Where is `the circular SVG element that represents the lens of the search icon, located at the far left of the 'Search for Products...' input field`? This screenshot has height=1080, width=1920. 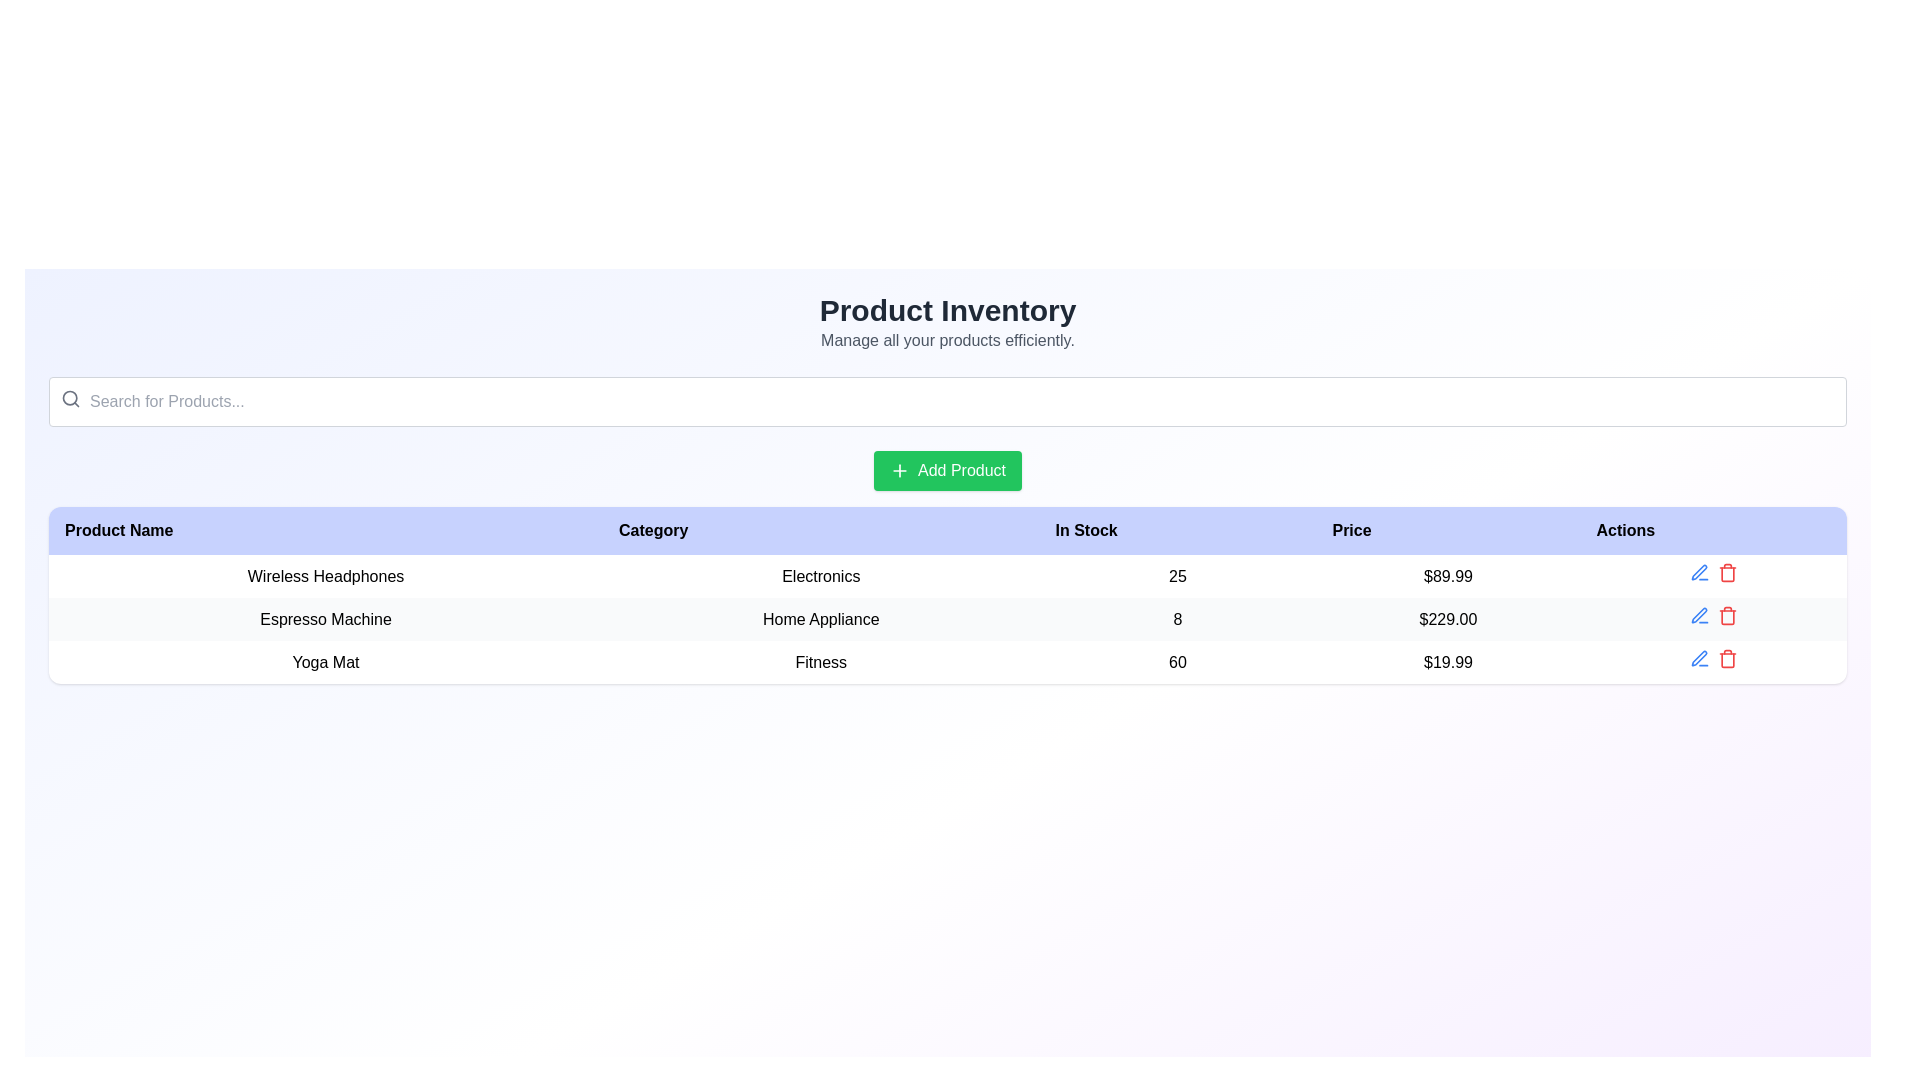 the circular SVG element that represents the lens of the search icon, located at the far left of the 'Search for Products...' input field is located at coordinates (70, 398).